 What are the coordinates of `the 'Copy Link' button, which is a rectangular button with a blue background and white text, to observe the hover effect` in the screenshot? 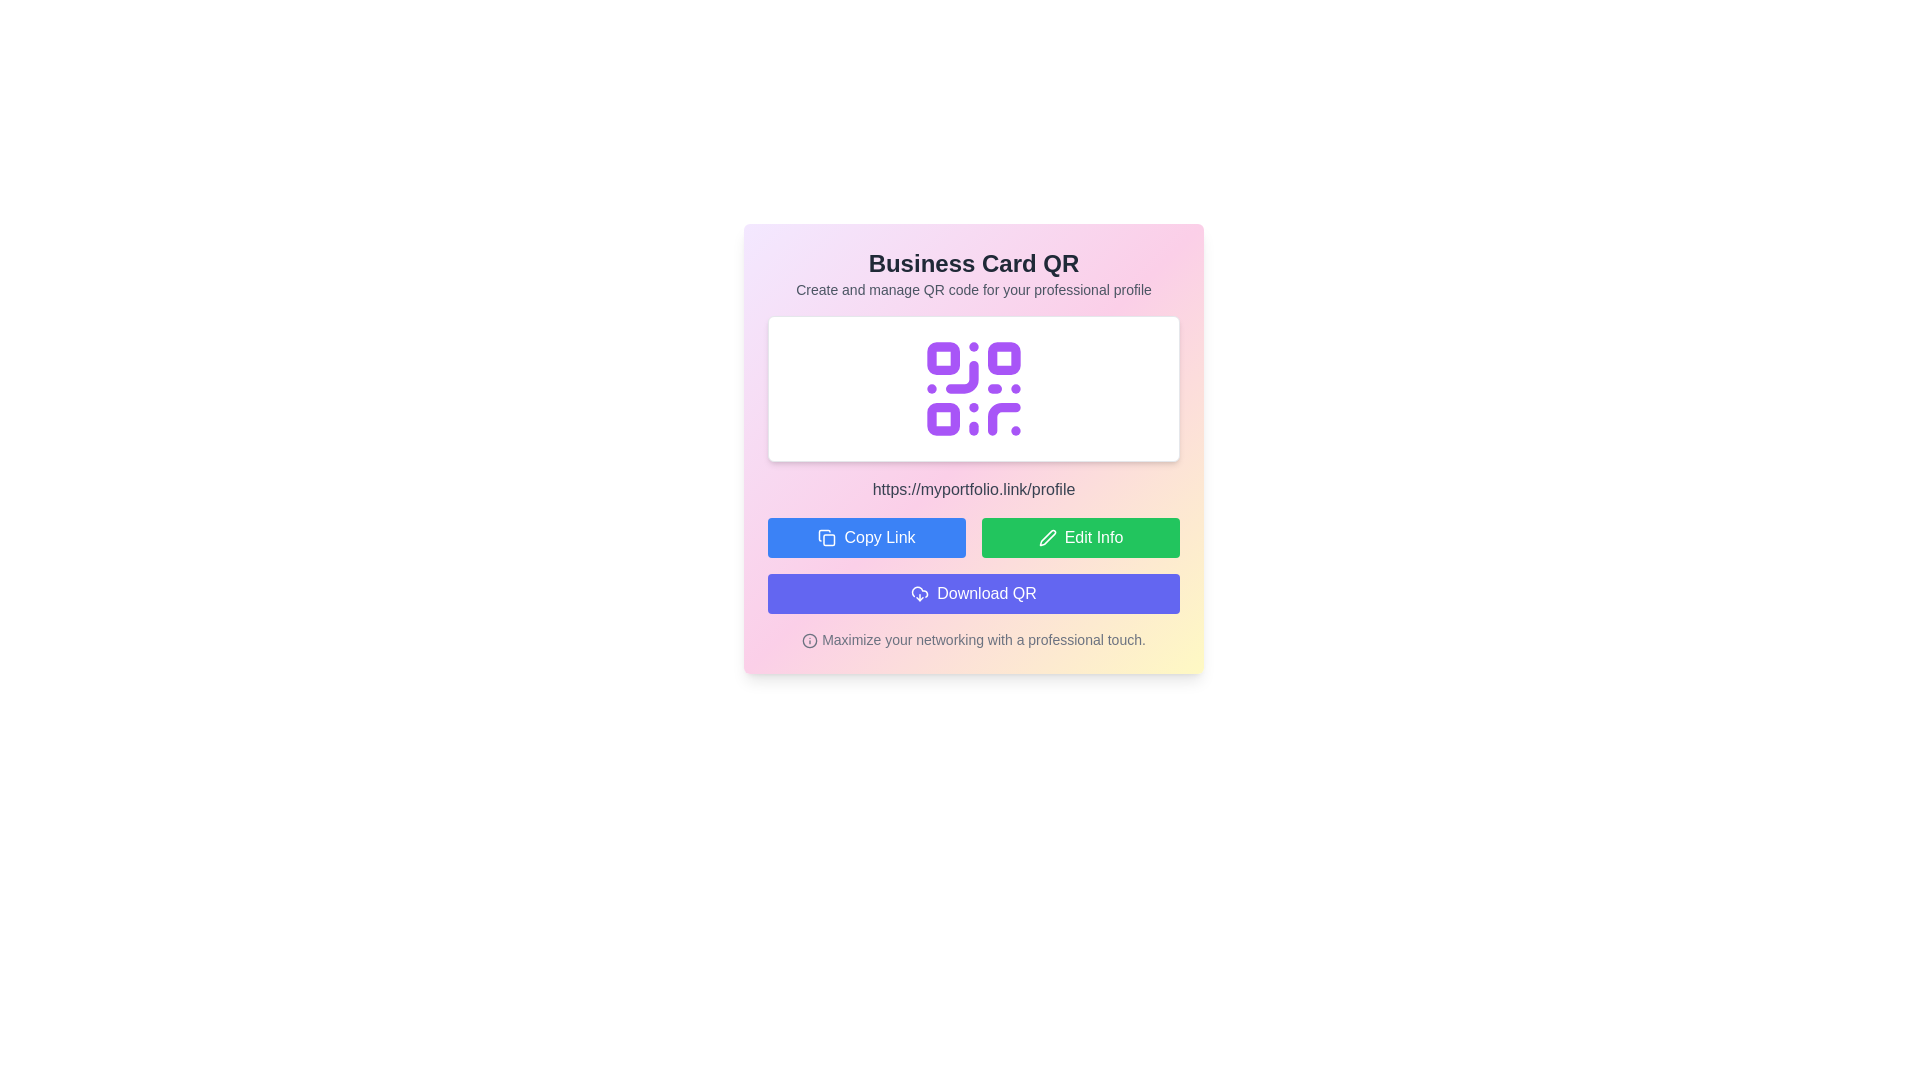 It's located at (867, 536).